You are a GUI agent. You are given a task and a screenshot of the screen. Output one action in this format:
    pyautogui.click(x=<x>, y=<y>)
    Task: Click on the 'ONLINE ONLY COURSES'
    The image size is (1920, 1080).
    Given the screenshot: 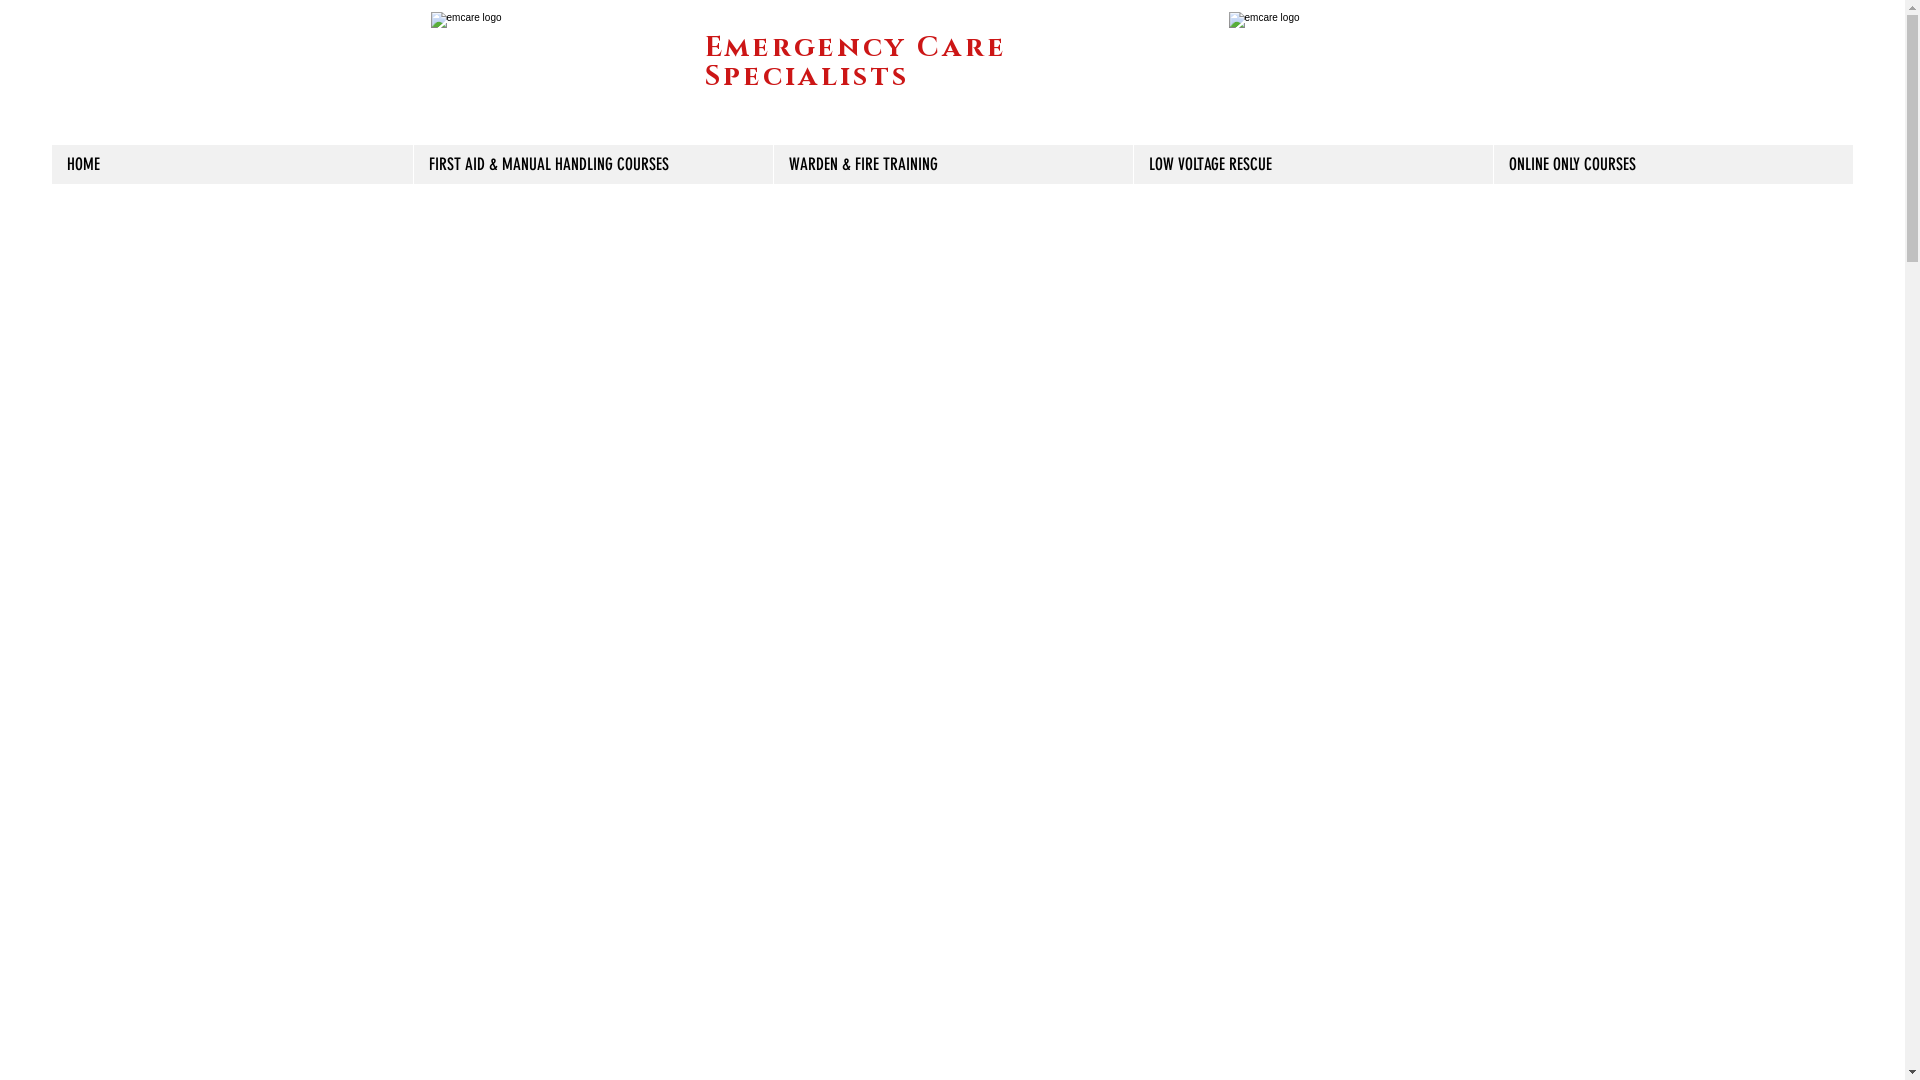 What is the action you would take?
    pyautogui.click(x=1492, y=163)
    